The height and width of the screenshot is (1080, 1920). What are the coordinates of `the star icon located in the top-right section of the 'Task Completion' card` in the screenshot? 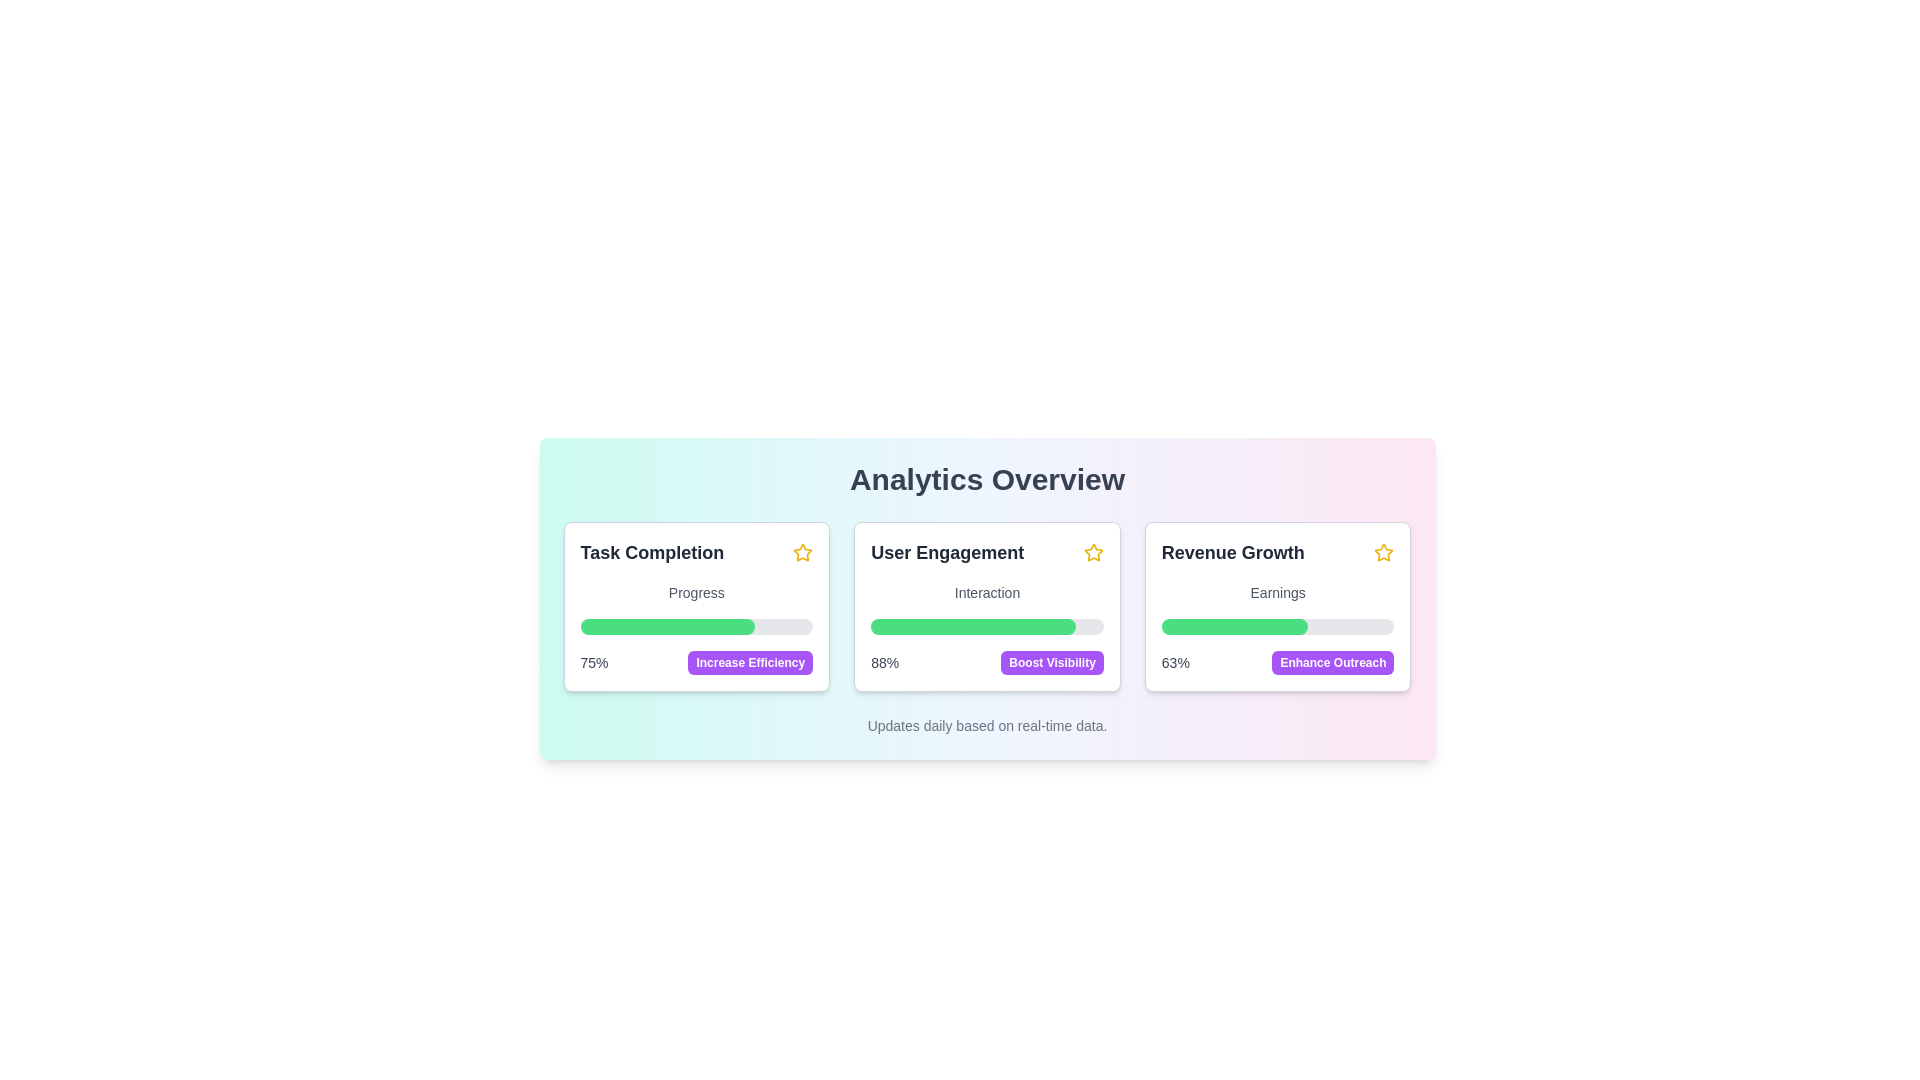 It's located at (803, 552).